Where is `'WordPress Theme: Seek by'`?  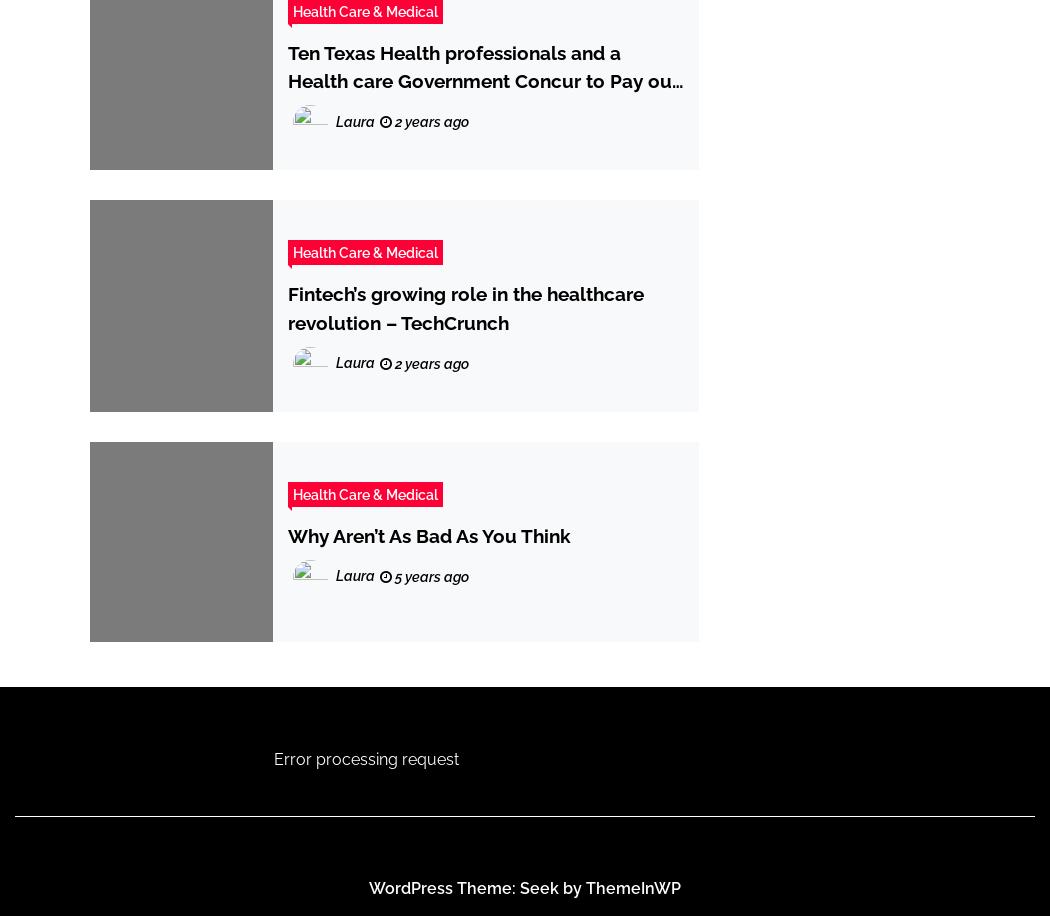 'WordPress Theme: Seek by' is located at coordinates (477, 886).